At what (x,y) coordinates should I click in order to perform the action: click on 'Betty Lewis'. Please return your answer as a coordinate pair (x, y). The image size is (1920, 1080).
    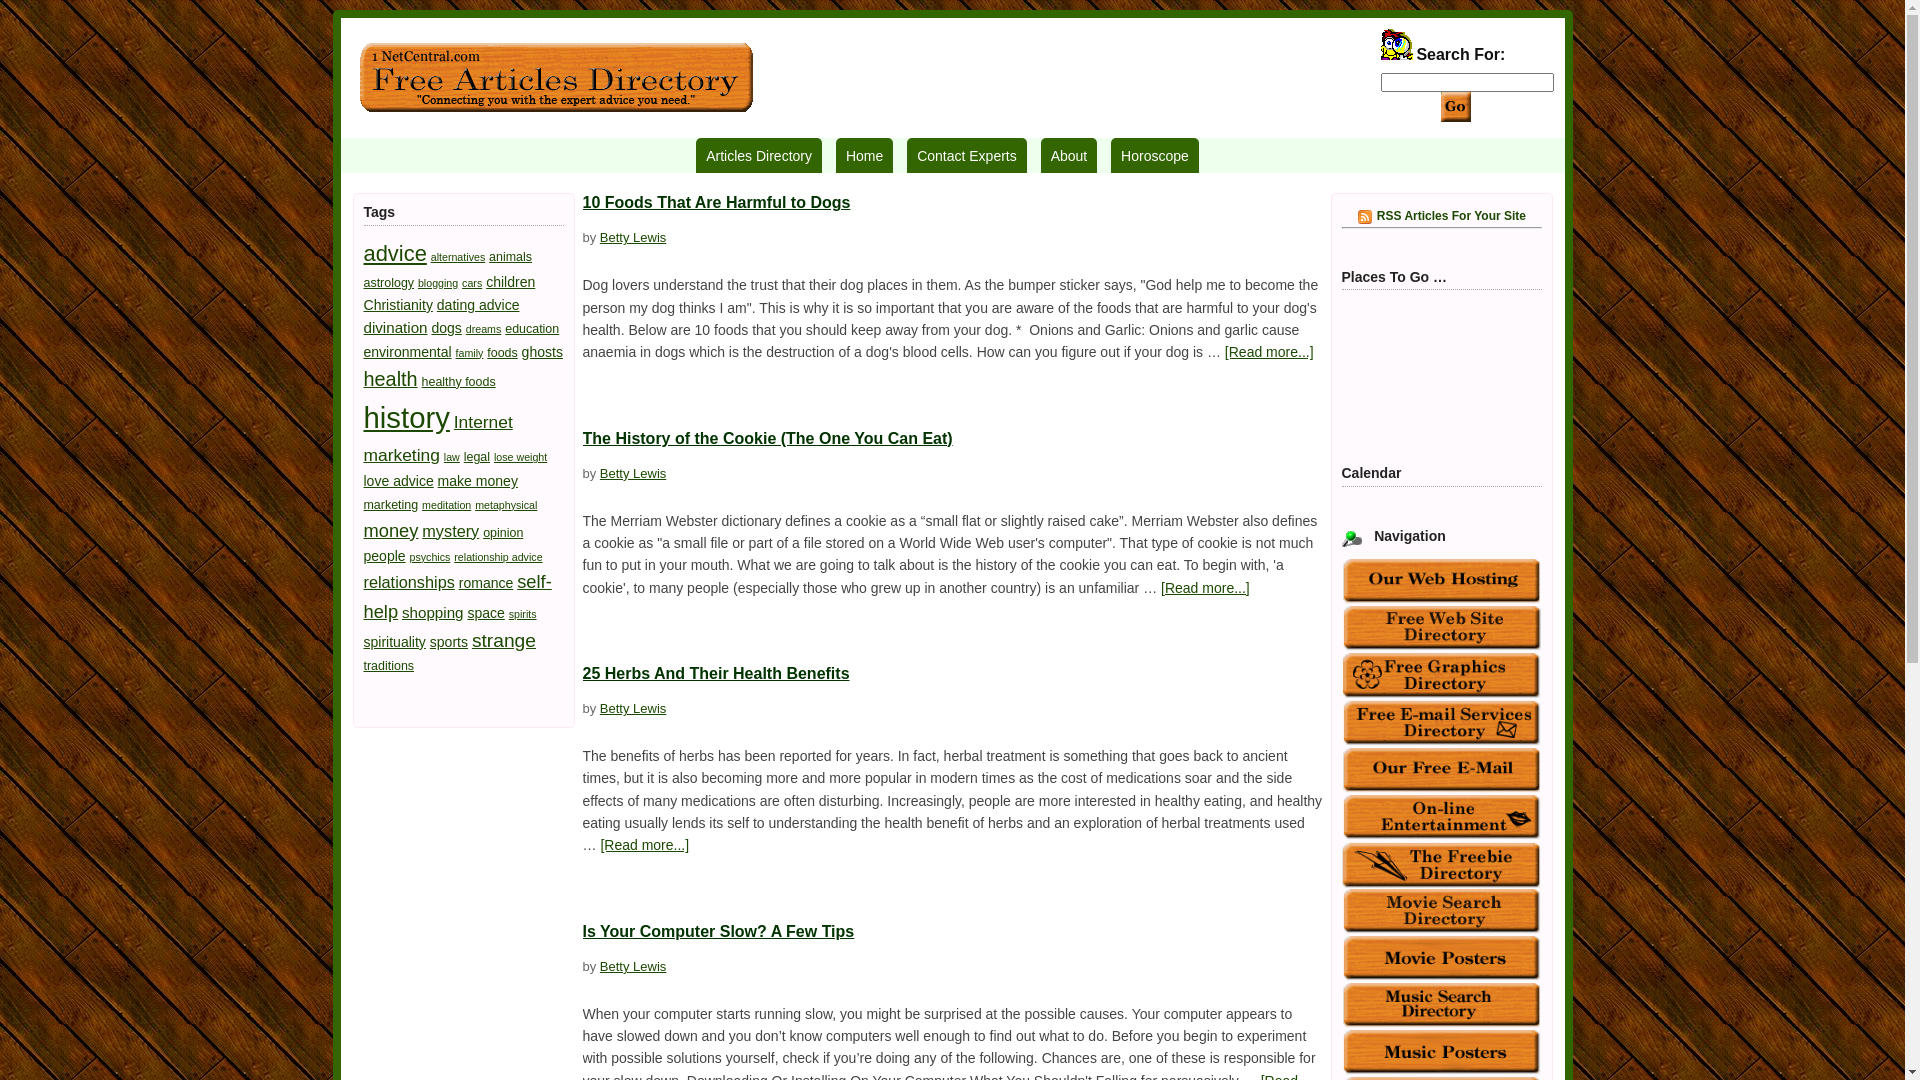
    Looking at the image, I should click on (632, 236).